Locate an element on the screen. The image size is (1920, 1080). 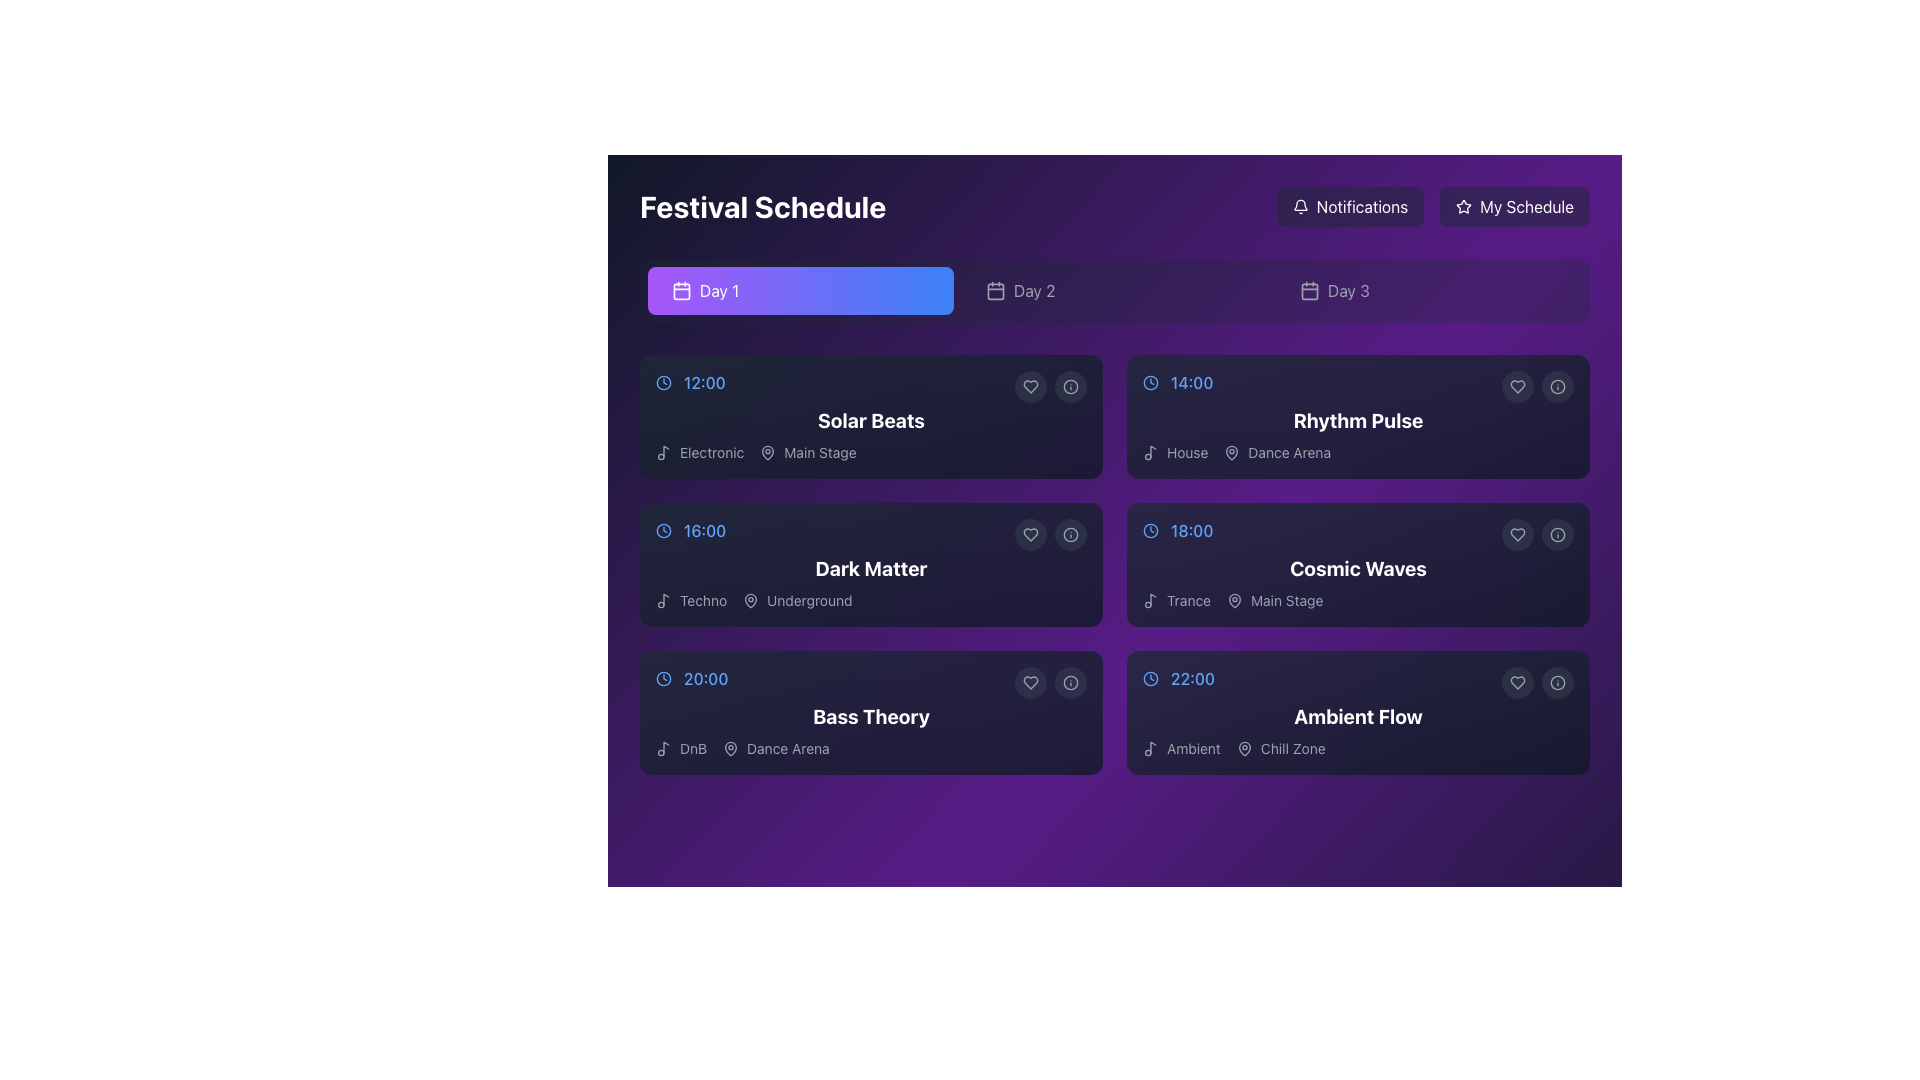
the text label that serves as the title of an event in the schedule located in the third row and first column of the grid layout is located at coordinates (871, 716).